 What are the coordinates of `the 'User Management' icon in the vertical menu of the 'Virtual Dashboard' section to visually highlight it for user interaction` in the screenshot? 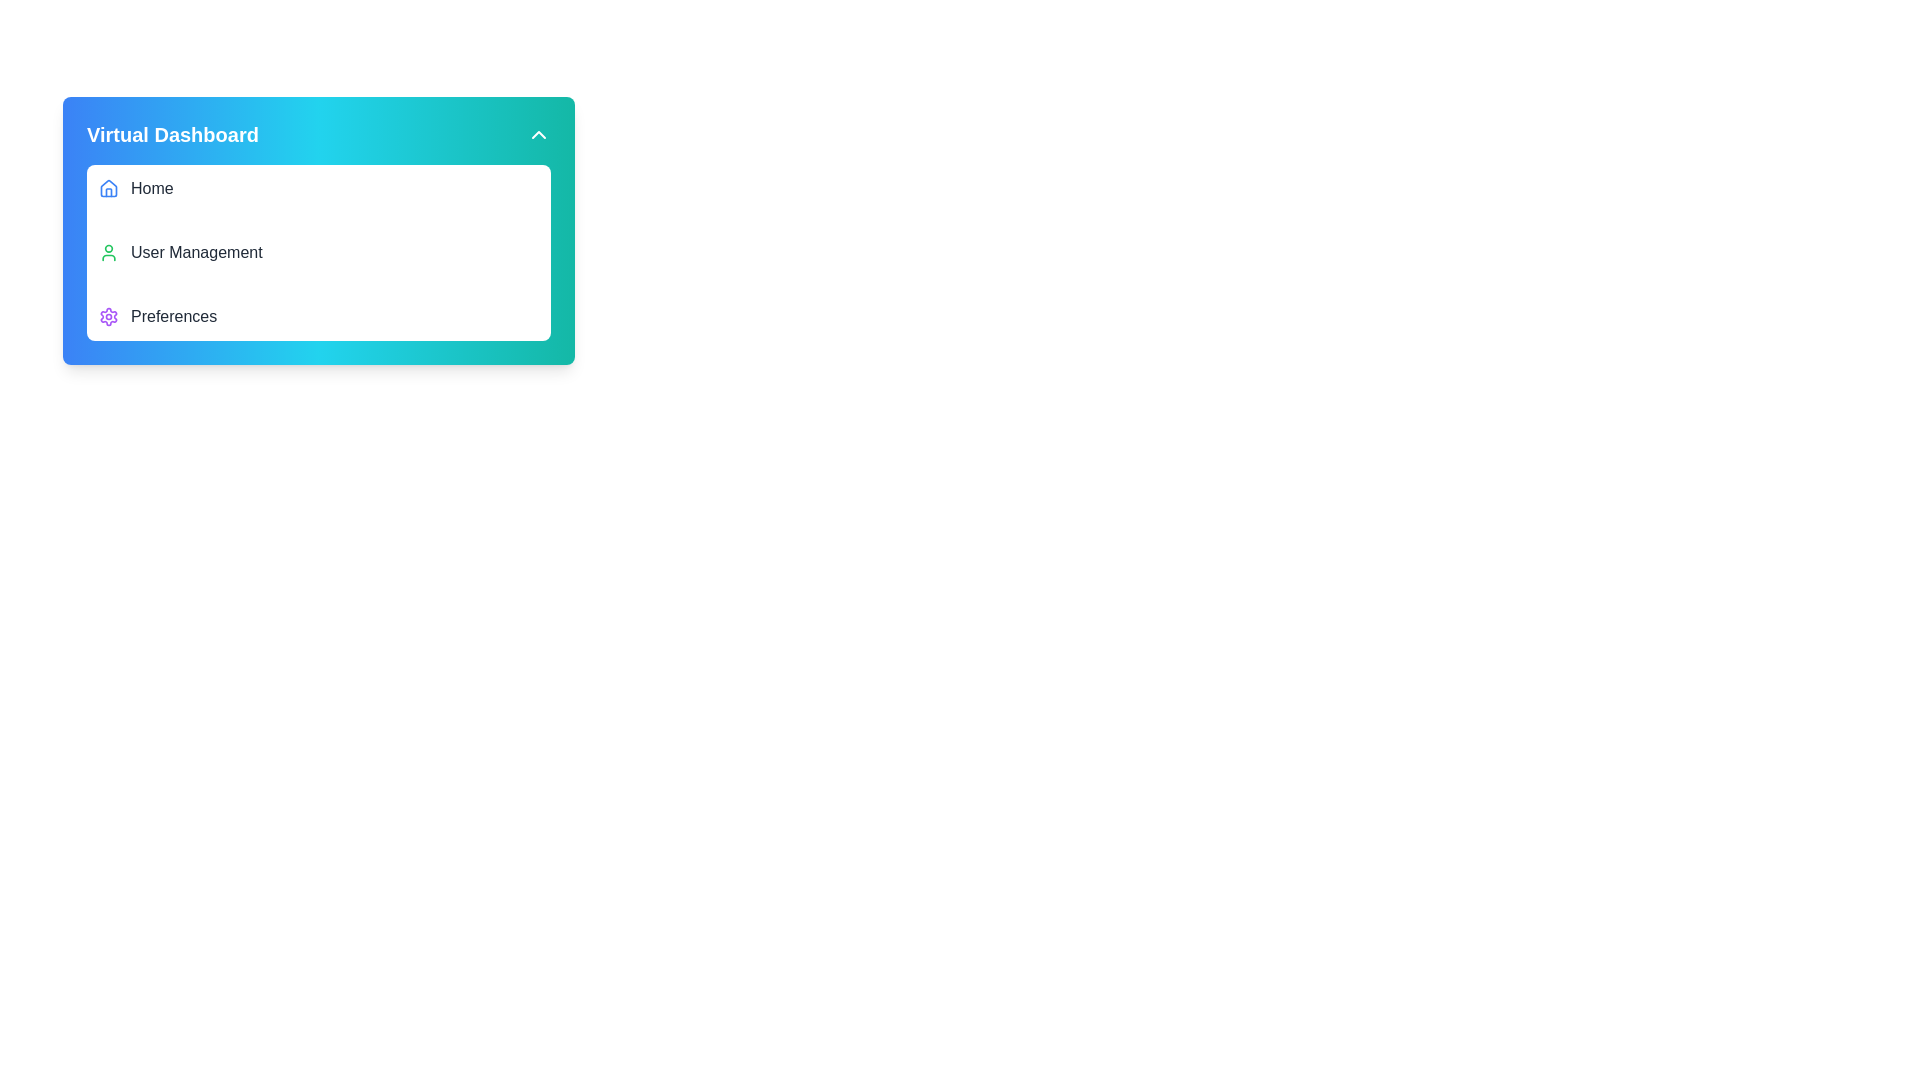 It's located at (108, 252).